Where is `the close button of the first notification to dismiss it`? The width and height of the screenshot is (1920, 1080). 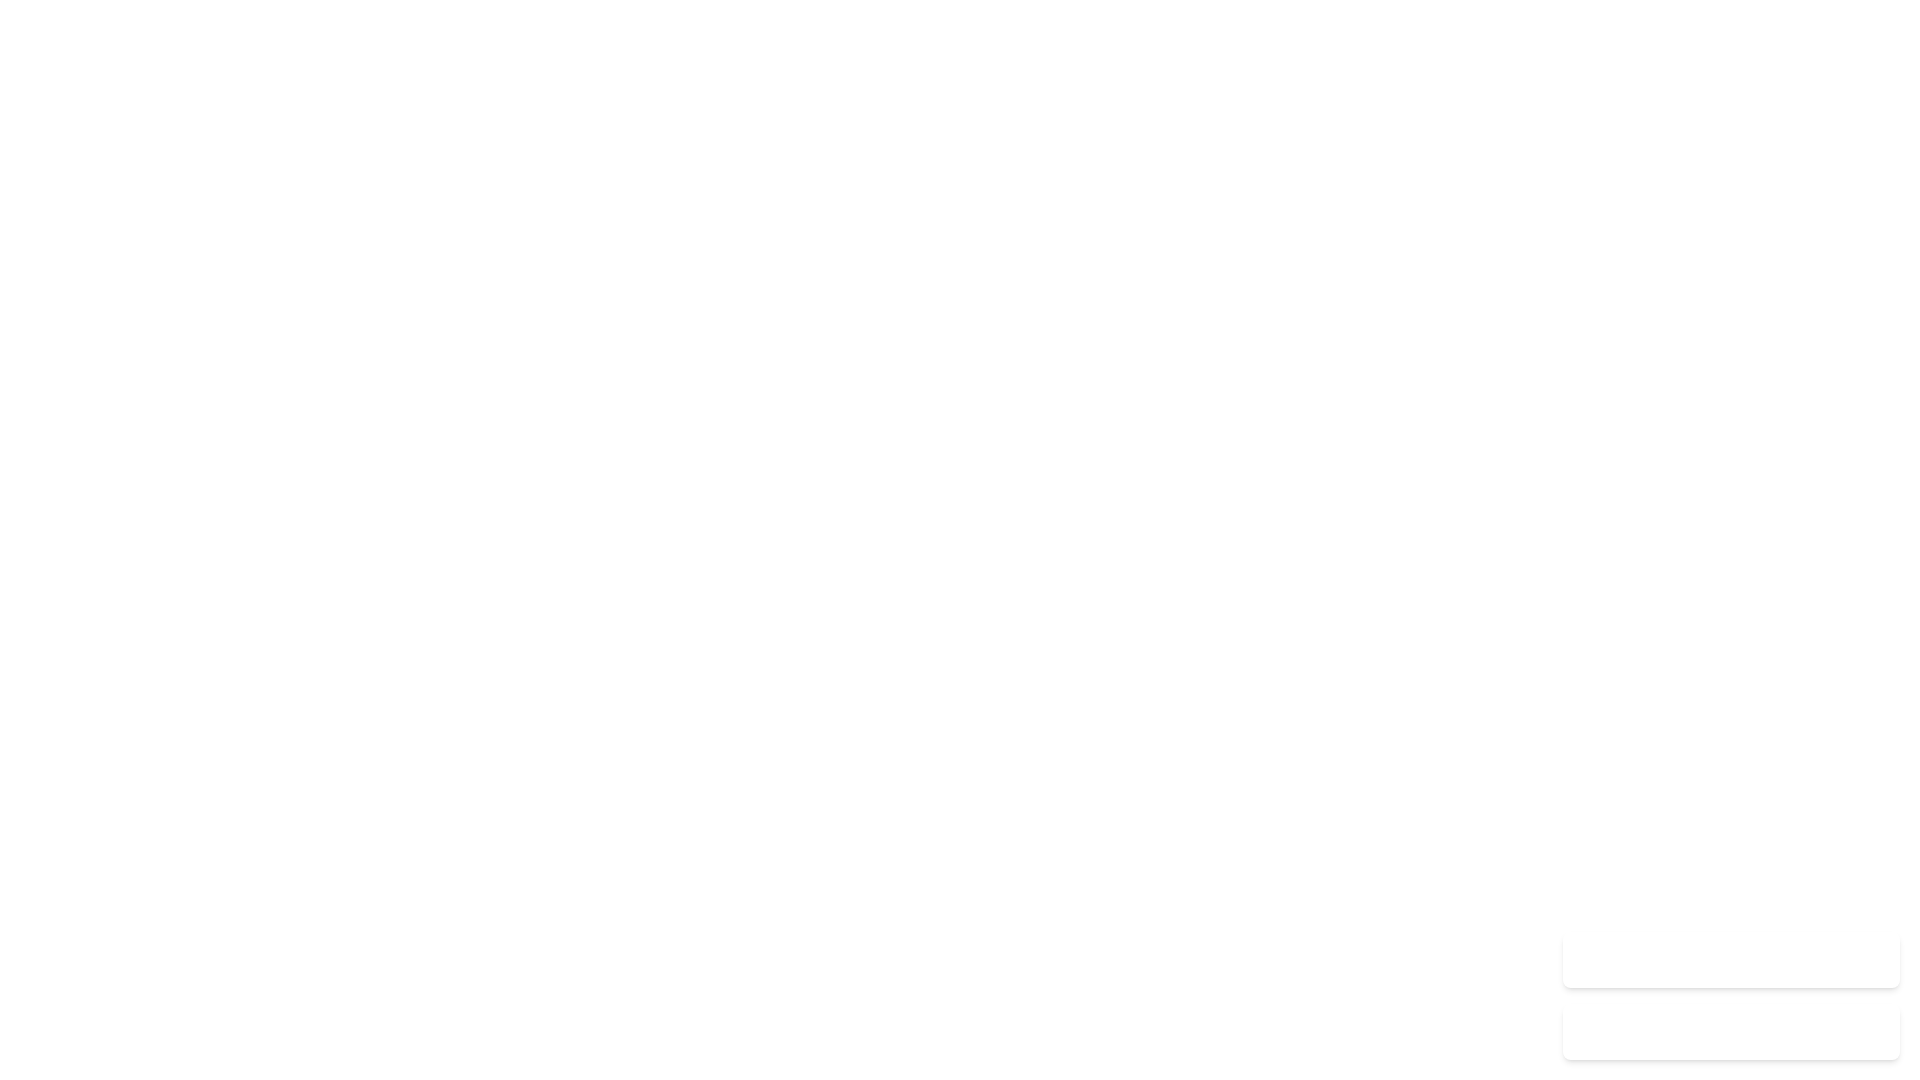
the close button of the first notification to dismiss it is located at coordinates (1872, 959).